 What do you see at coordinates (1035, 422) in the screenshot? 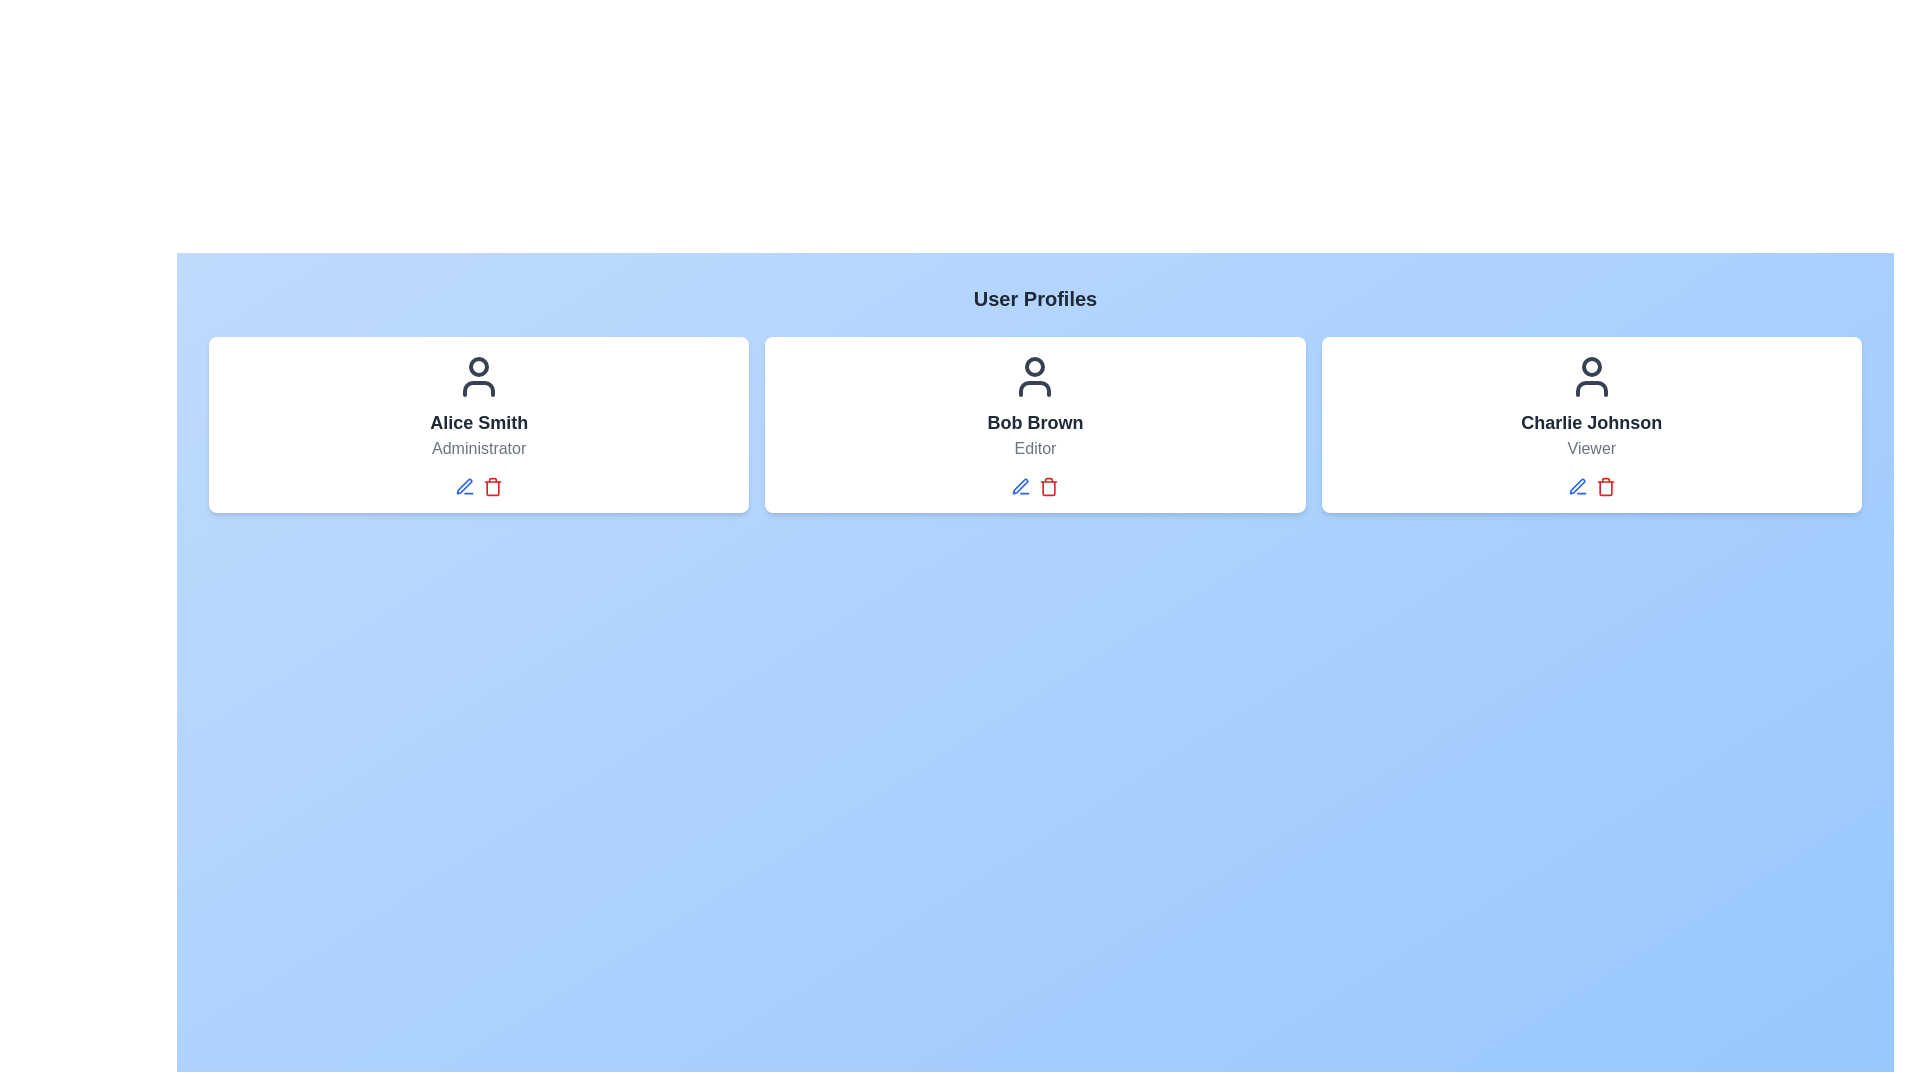
I see `the text label displaying the name 'Bob Brown', which is prominently styled in bold and dark gray, positioned centrally above the subtitle 'Editor'` at bounding box center [1035, 422].